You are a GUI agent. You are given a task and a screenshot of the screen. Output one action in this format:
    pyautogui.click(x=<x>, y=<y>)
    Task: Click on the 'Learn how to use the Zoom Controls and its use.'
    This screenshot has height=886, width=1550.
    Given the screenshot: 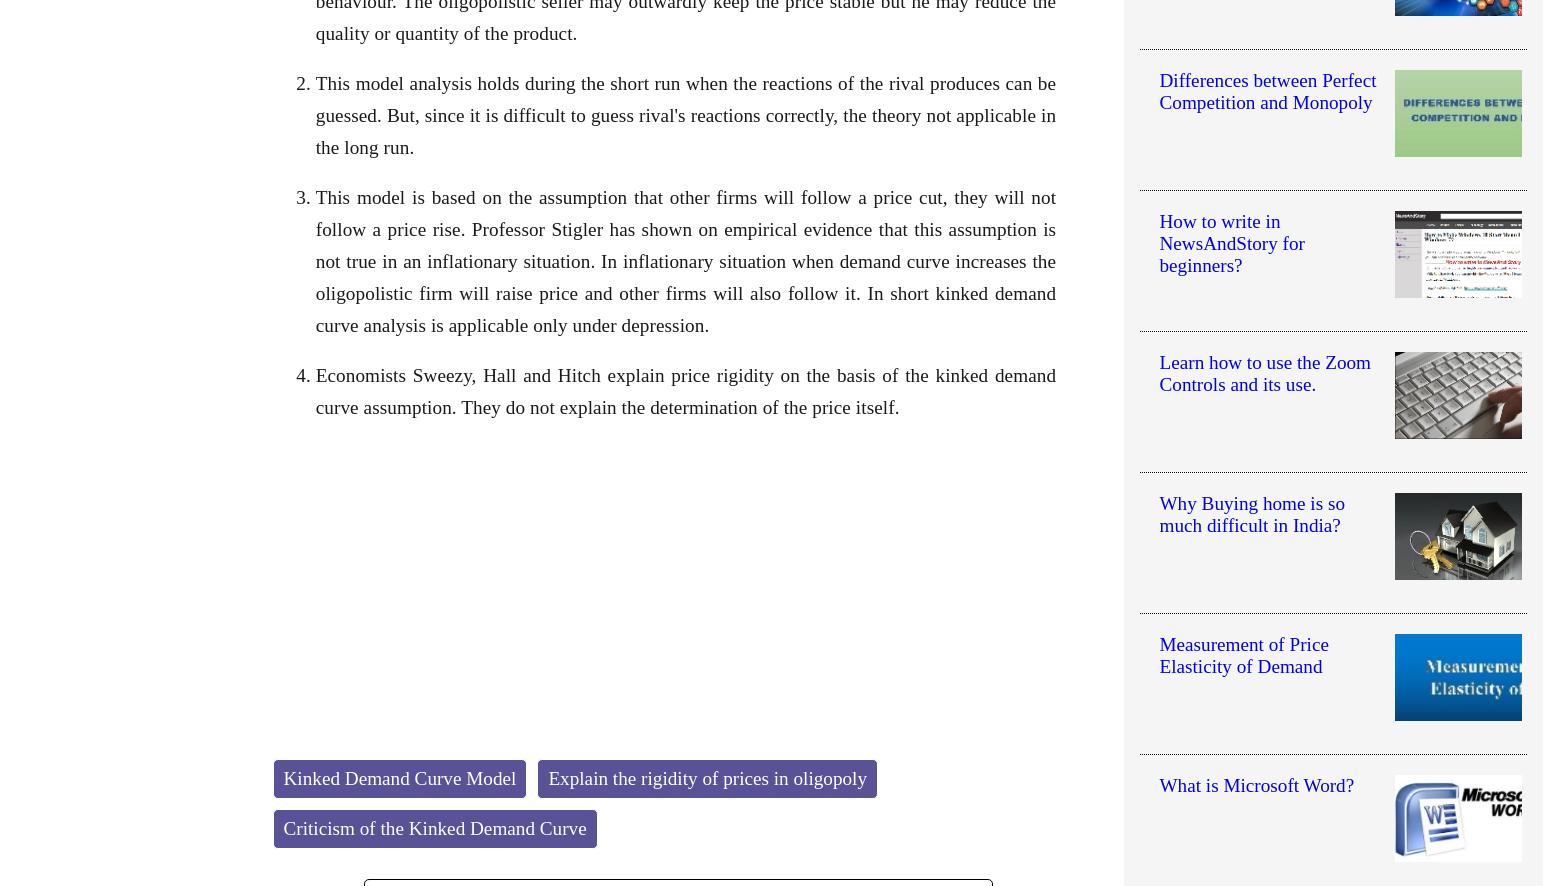 What is the action you would take?
    pyautogui.click(x=1157, y=373)
    